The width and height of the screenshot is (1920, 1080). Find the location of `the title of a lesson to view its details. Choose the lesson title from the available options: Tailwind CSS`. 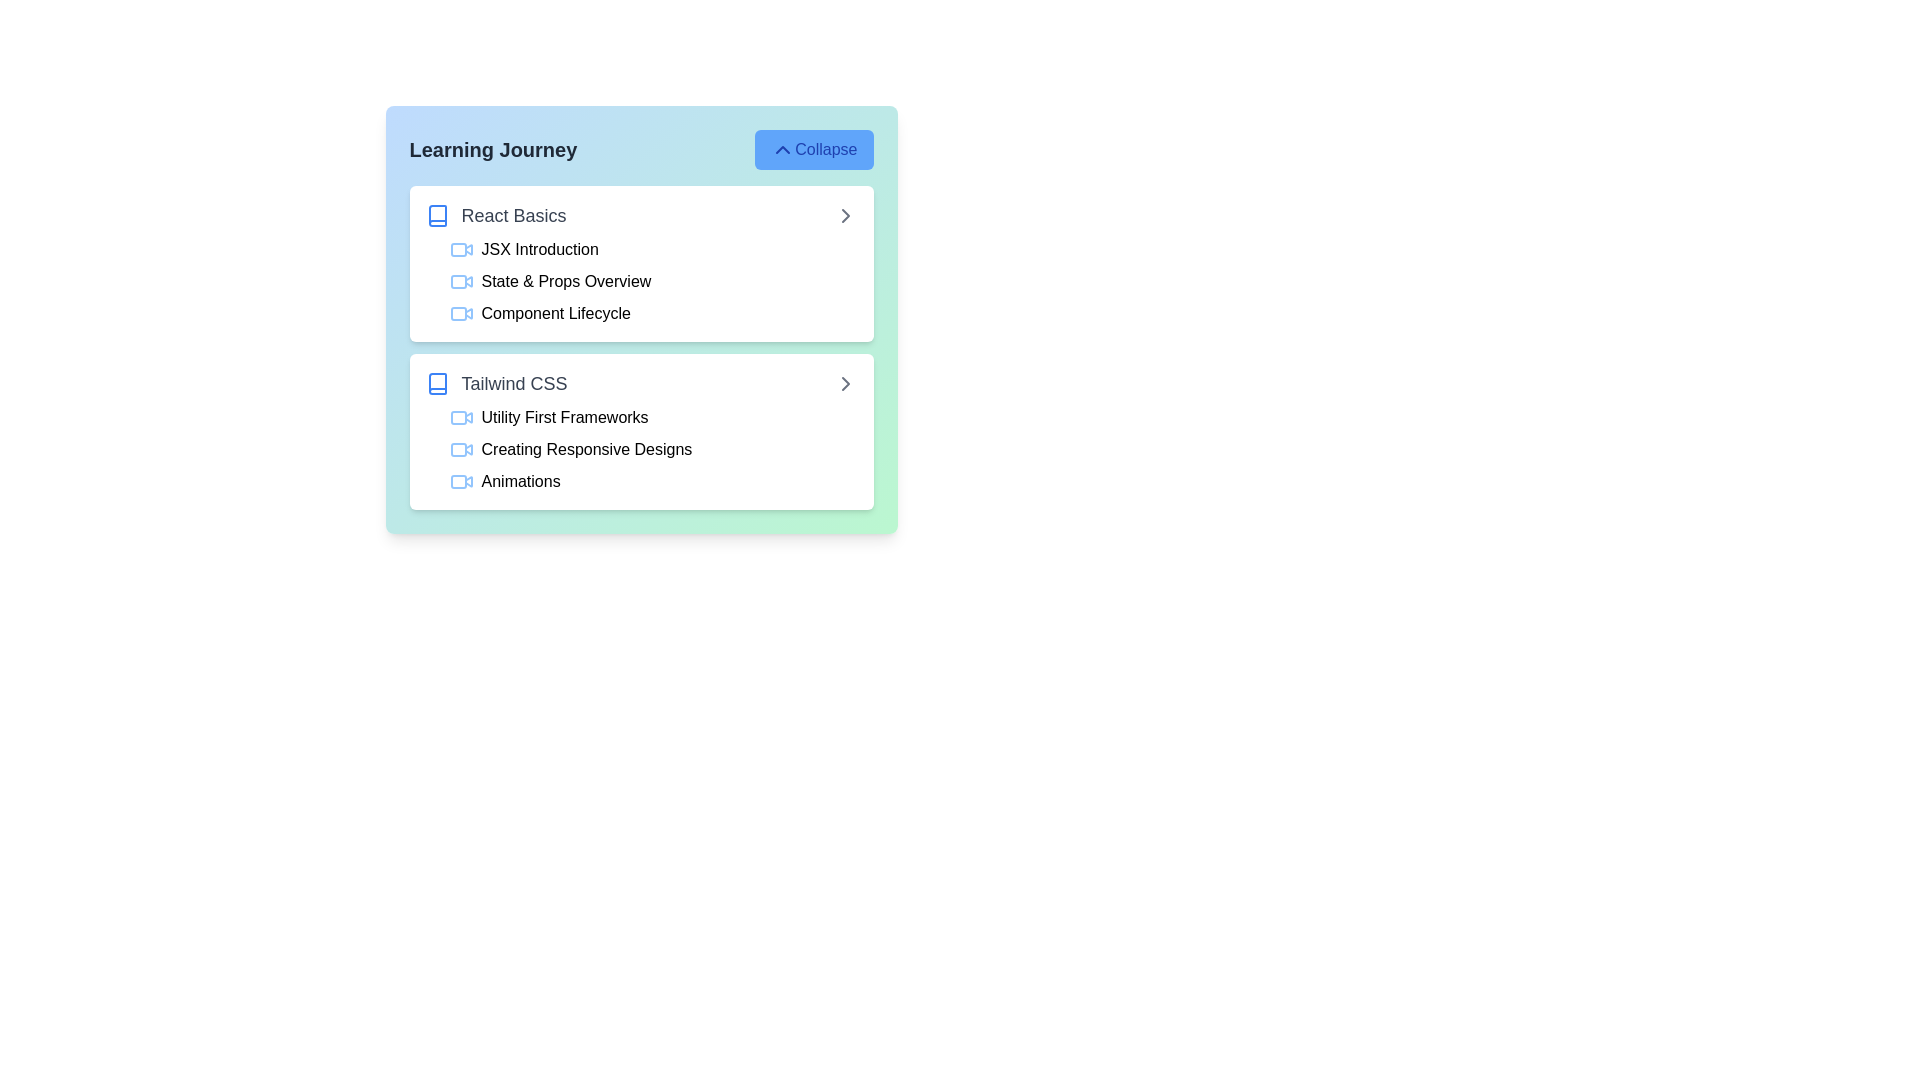

the title of a lesson to view its details. Choose the lesson title from the available options: Tailwind CSS is located at coordinates (495, 384).